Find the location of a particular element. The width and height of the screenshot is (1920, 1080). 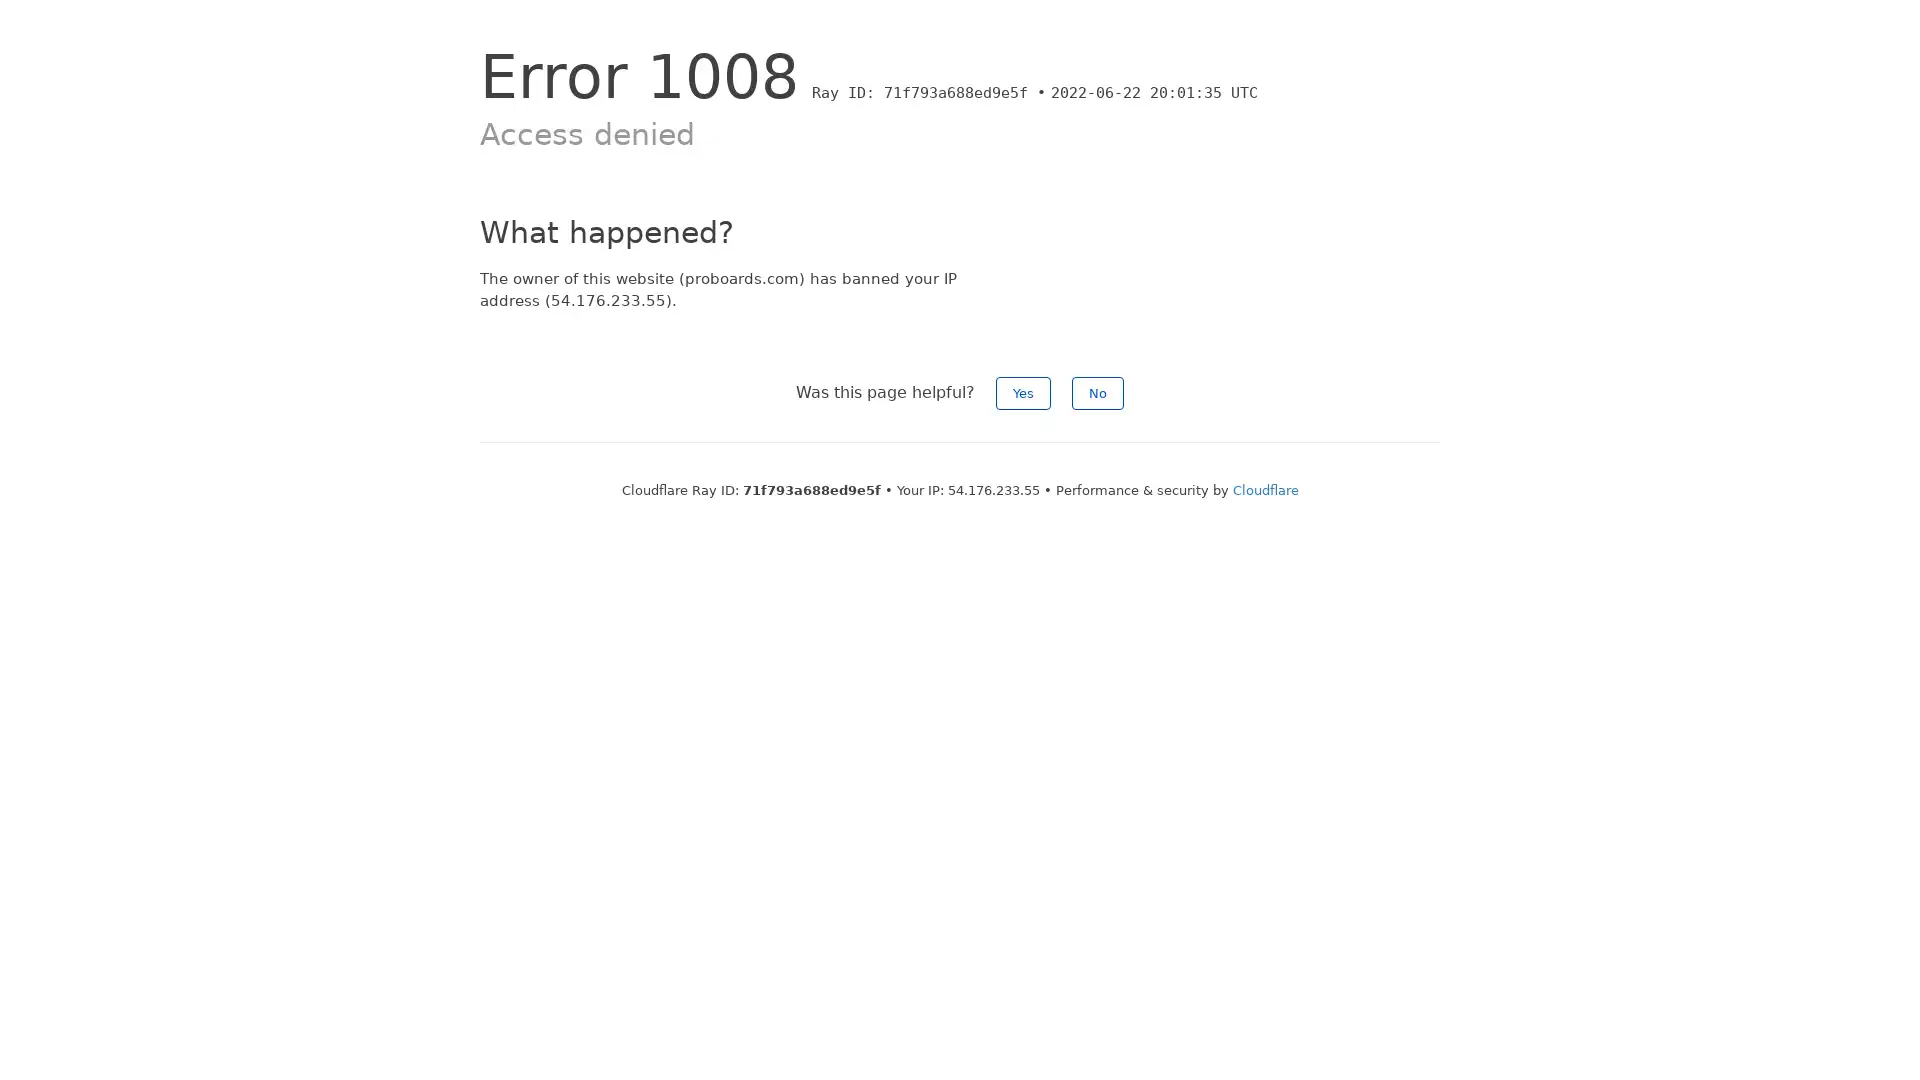

No is located at coordinates (1097, 392).